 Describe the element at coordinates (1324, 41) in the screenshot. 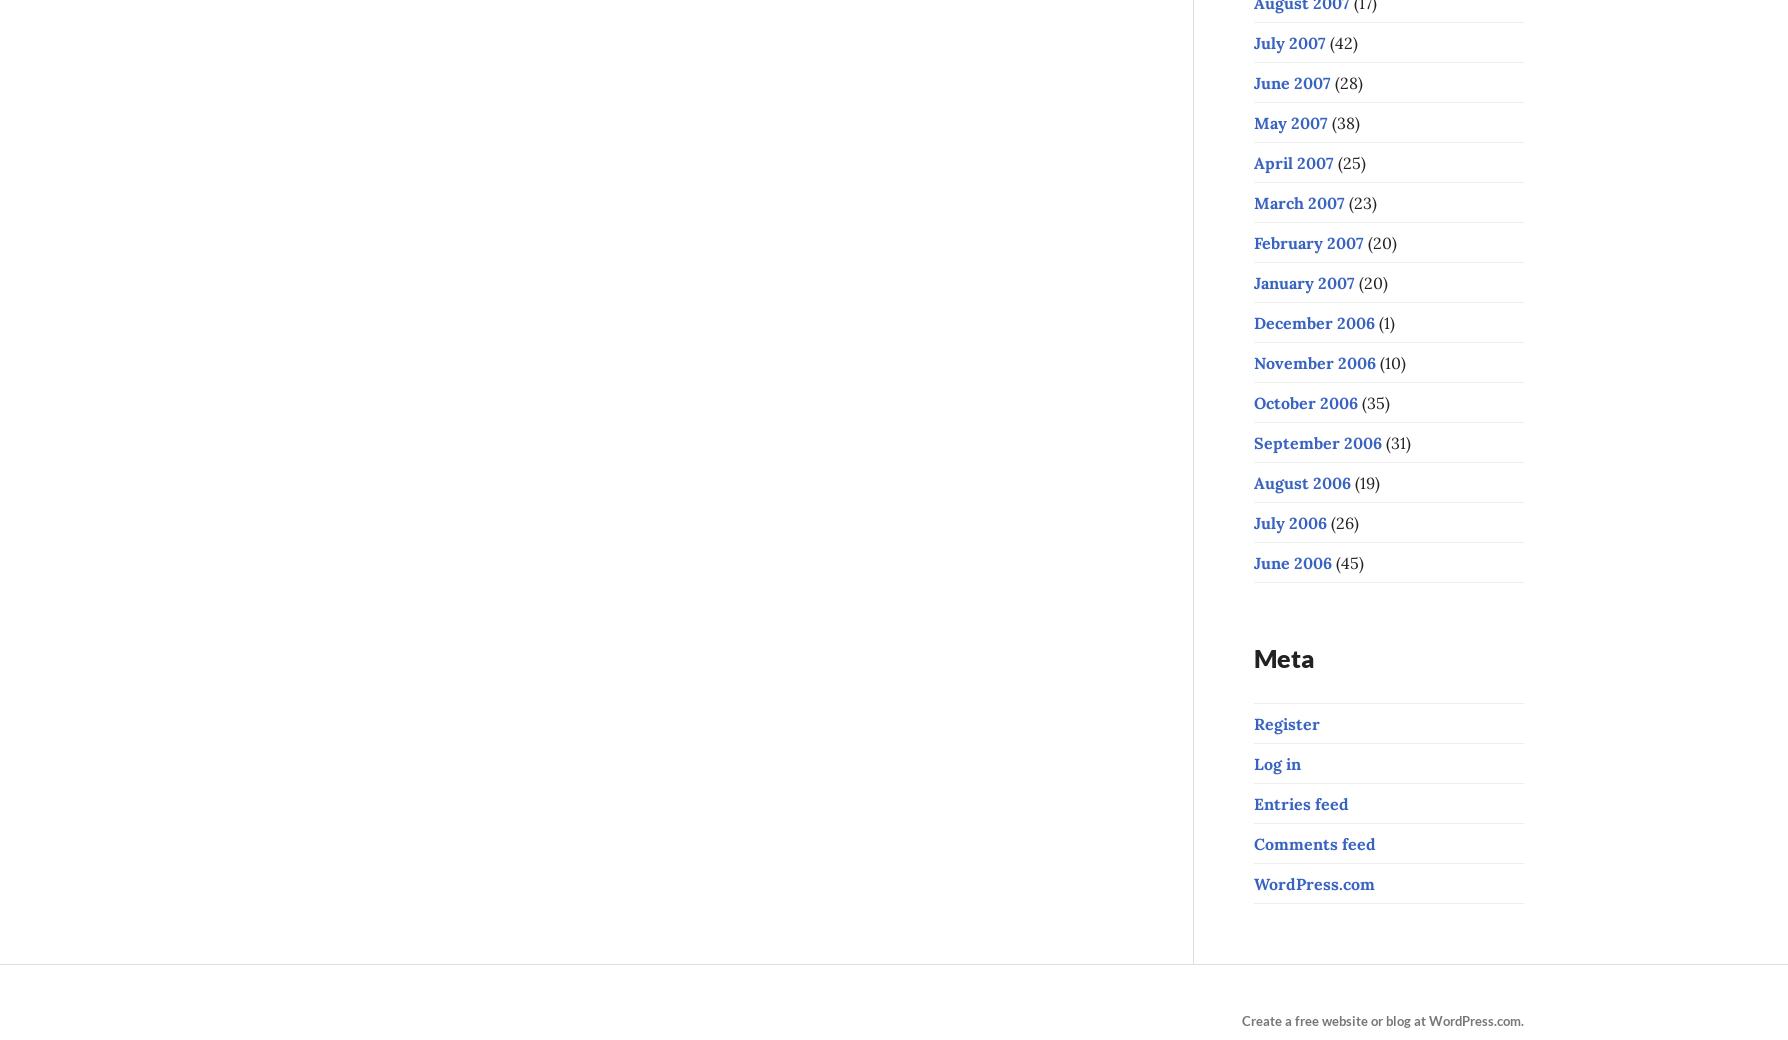

I see `'(42)'` at that location.